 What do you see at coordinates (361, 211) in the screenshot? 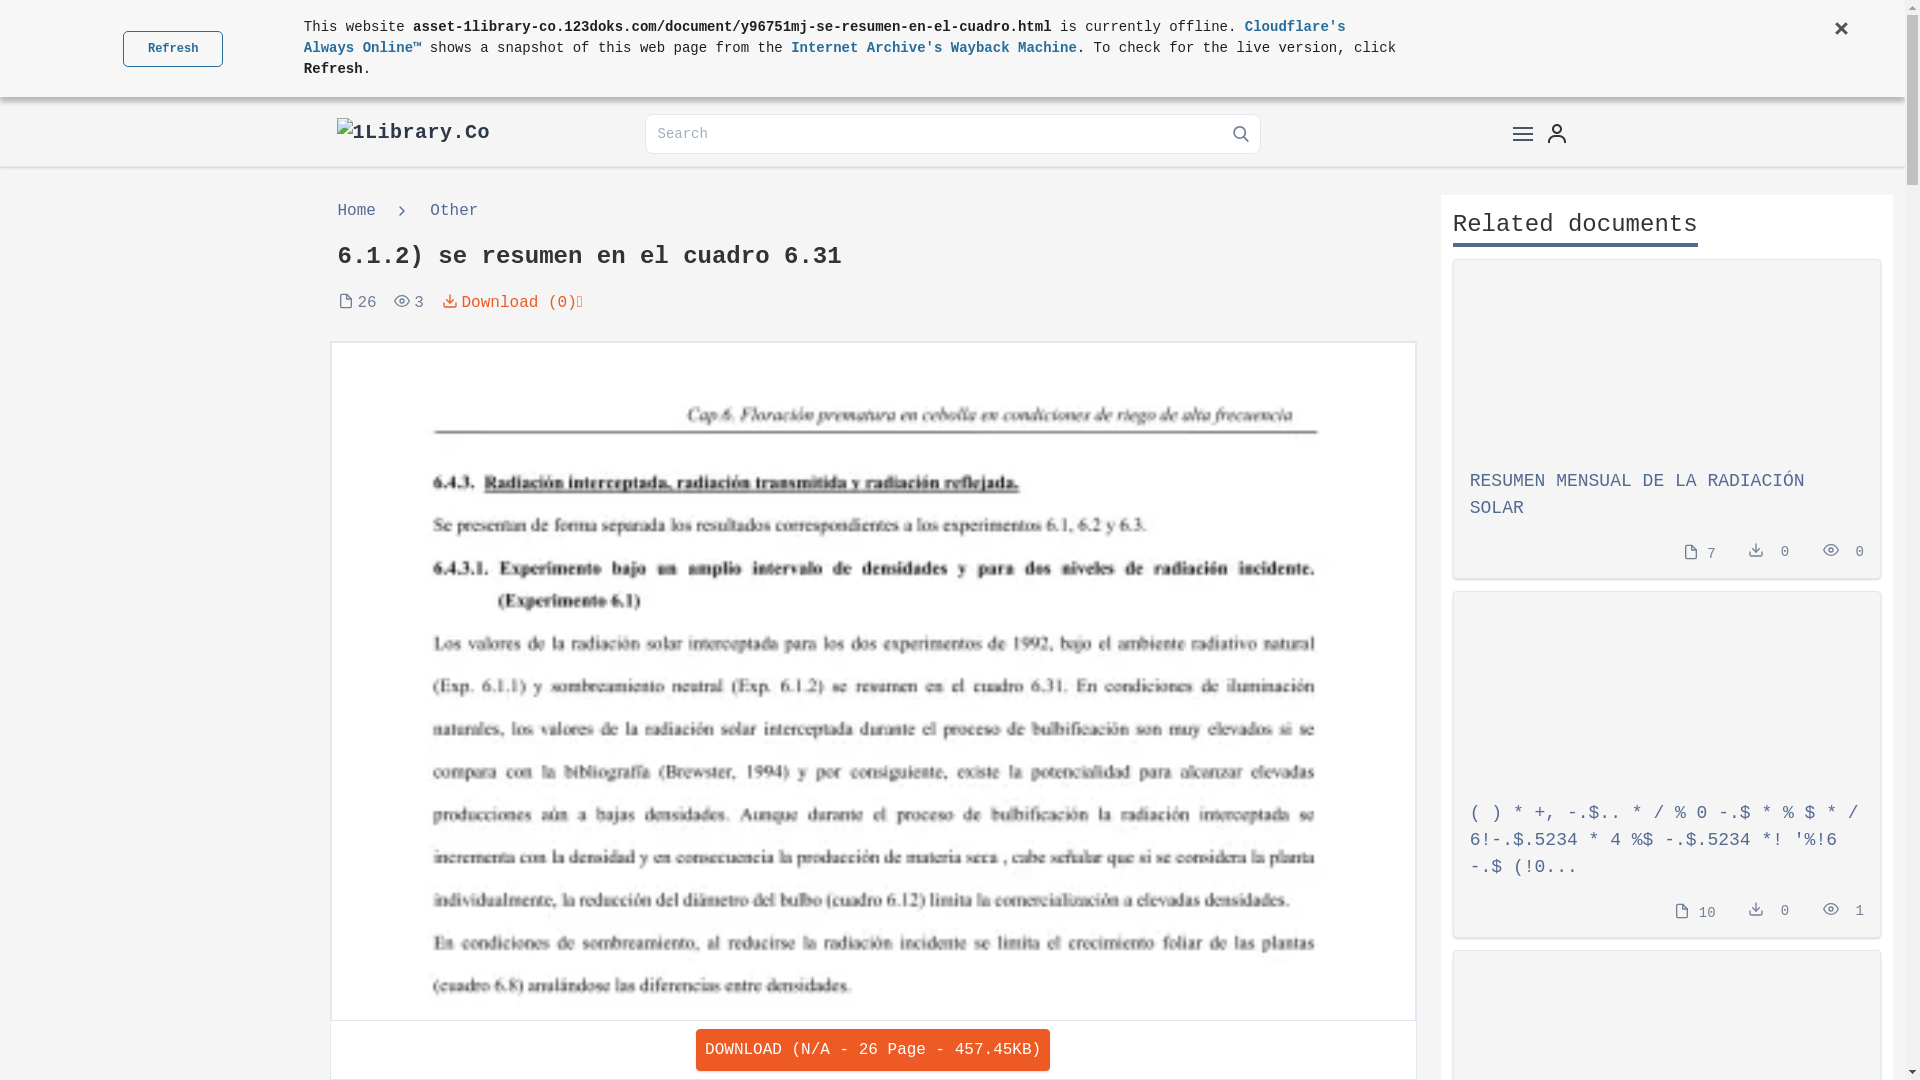
I see `'Home'` at bounding box center [361, 211].